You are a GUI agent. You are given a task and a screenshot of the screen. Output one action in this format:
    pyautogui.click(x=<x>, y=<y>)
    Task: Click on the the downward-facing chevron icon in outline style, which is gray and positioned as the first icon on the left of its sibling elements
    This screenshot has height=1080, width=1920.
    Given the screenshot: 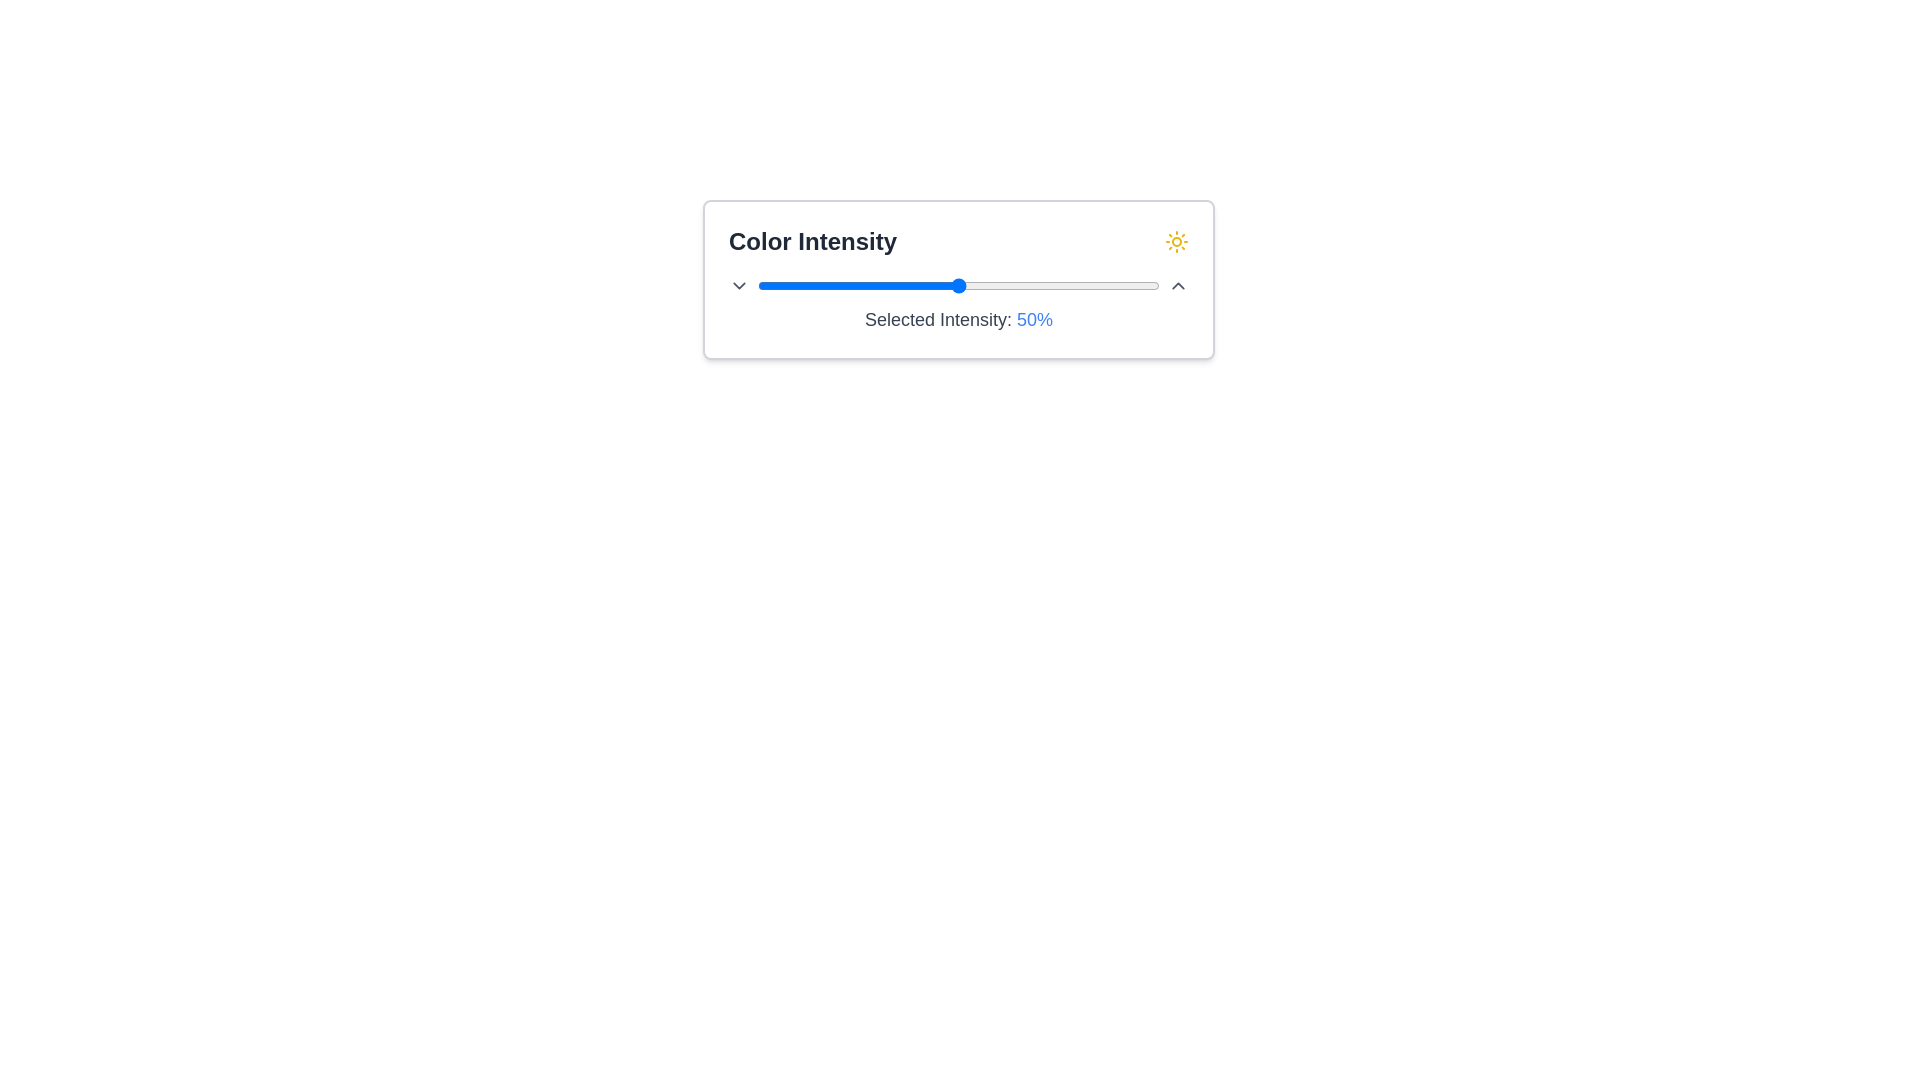 What is the action you would take?
    pyautogui.click(x=738, y=285)
    